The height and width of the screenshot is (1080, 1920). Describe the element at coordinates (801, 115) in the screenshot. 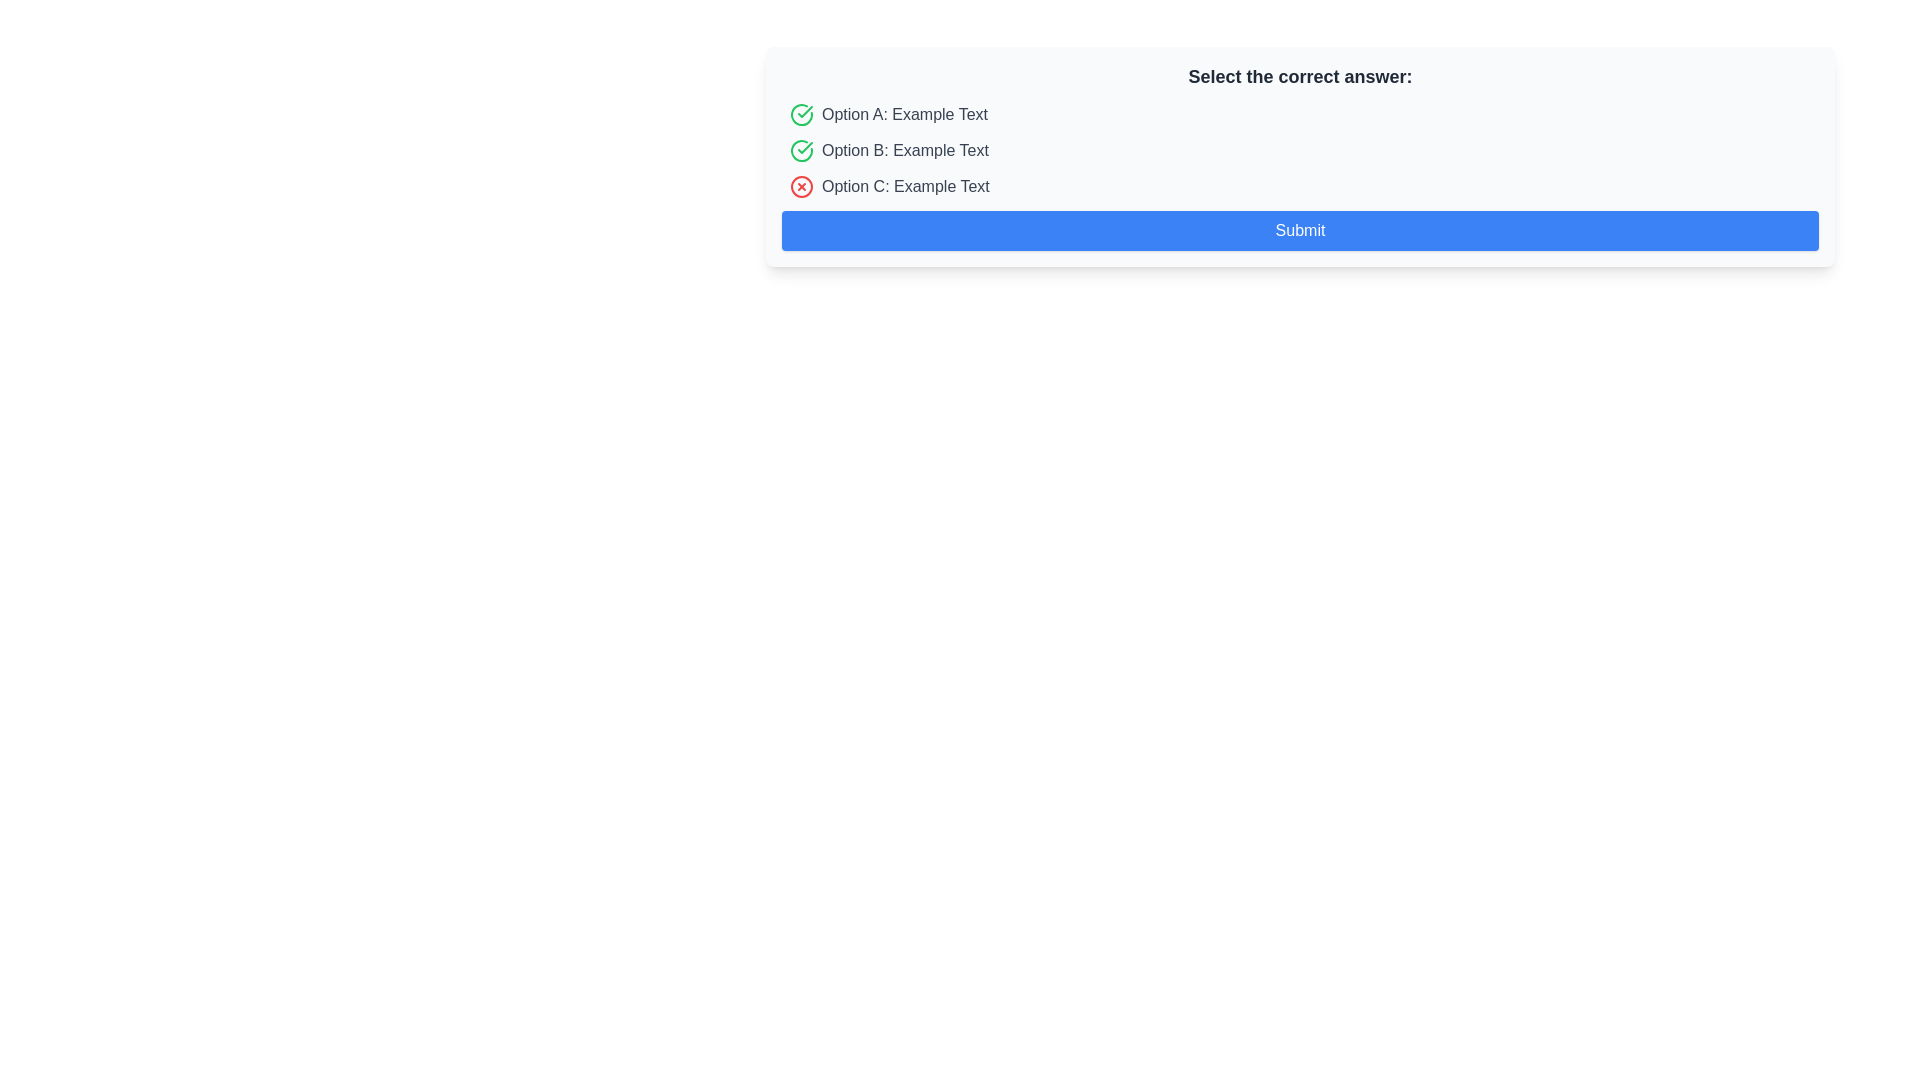

I see `the green circular icon with a white checkmark symbol, which is located to the left of the text 'Option A: Example Text'` at that location.